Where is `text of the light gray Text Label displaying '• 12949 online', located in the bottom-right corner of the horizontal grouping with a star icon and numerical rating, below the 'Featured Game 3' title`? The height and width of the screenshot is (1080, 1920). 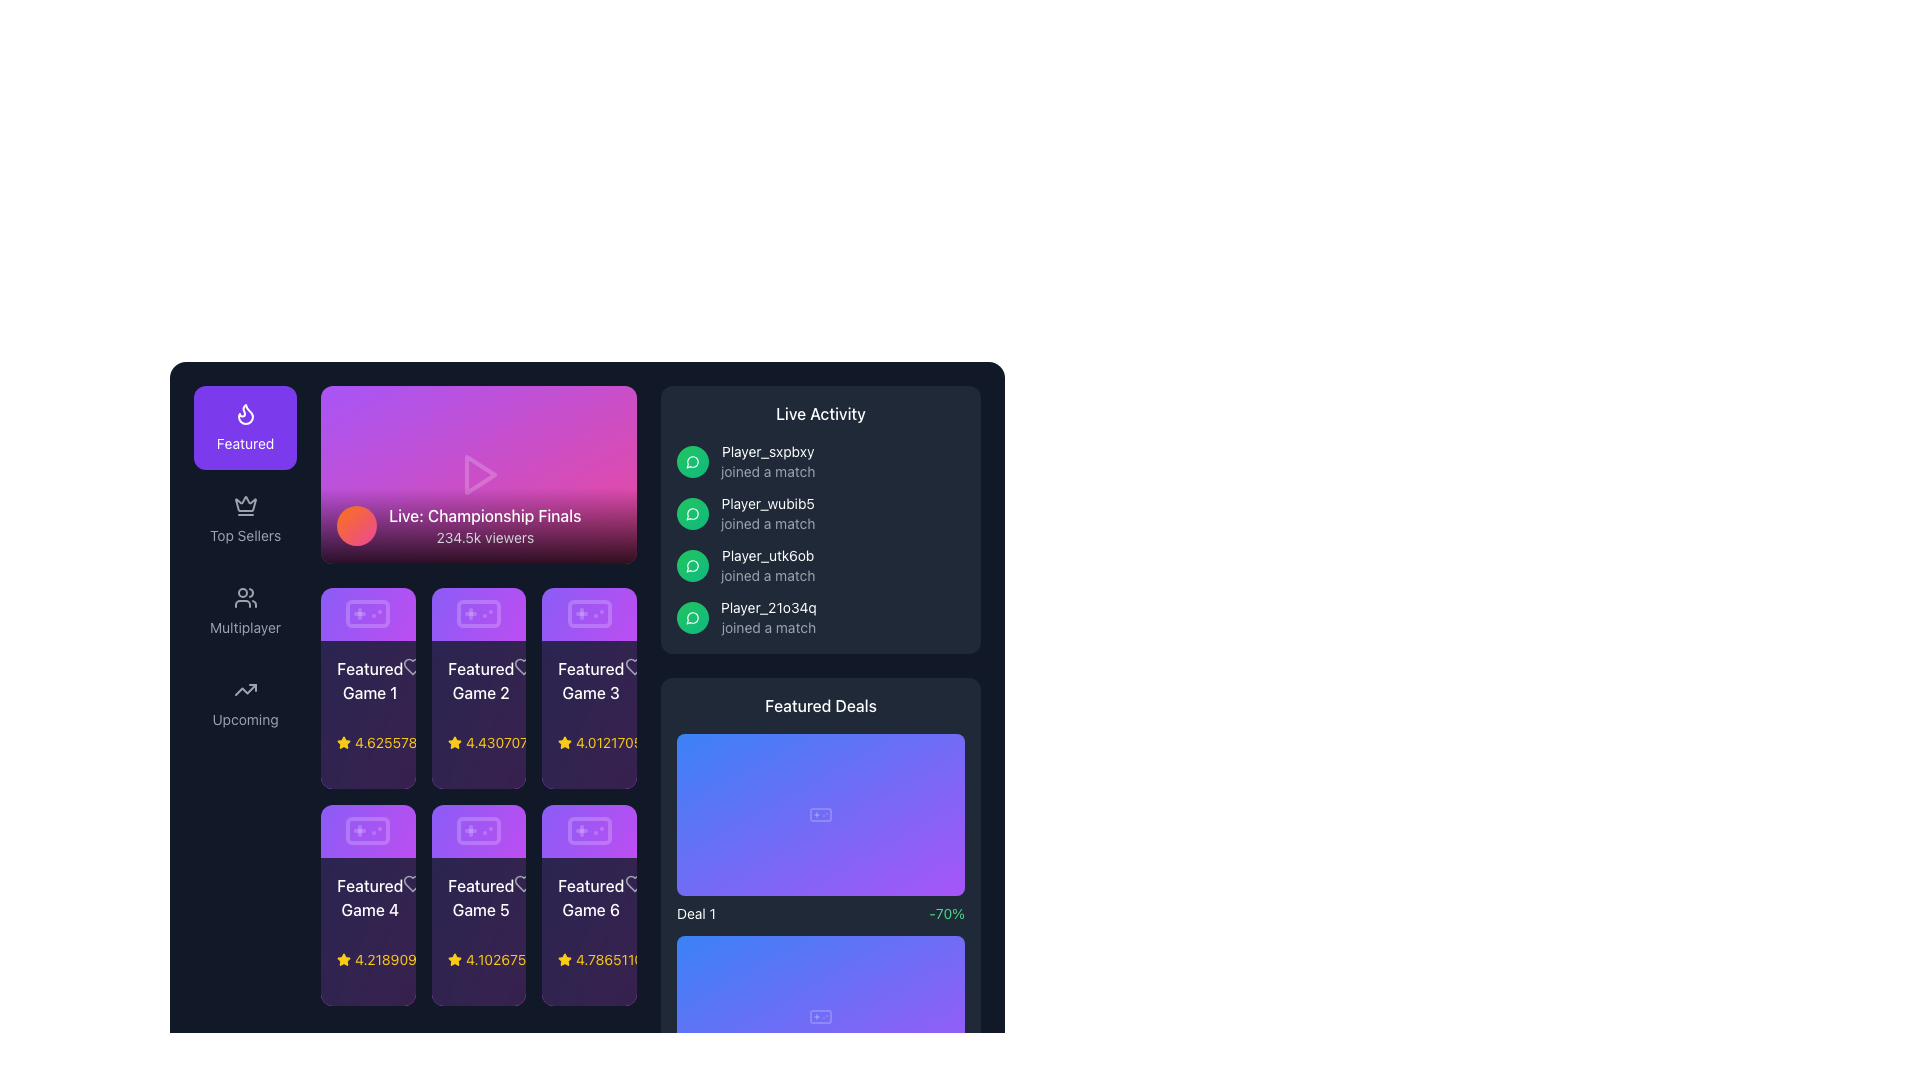
text of the light gray Text Label displaying '• 12949 online', located in the bottom-right corner of the horizontal grouping with a star icon and numerical rating, below the 'Featured Game 3' title is located at coordinates (629, 742).